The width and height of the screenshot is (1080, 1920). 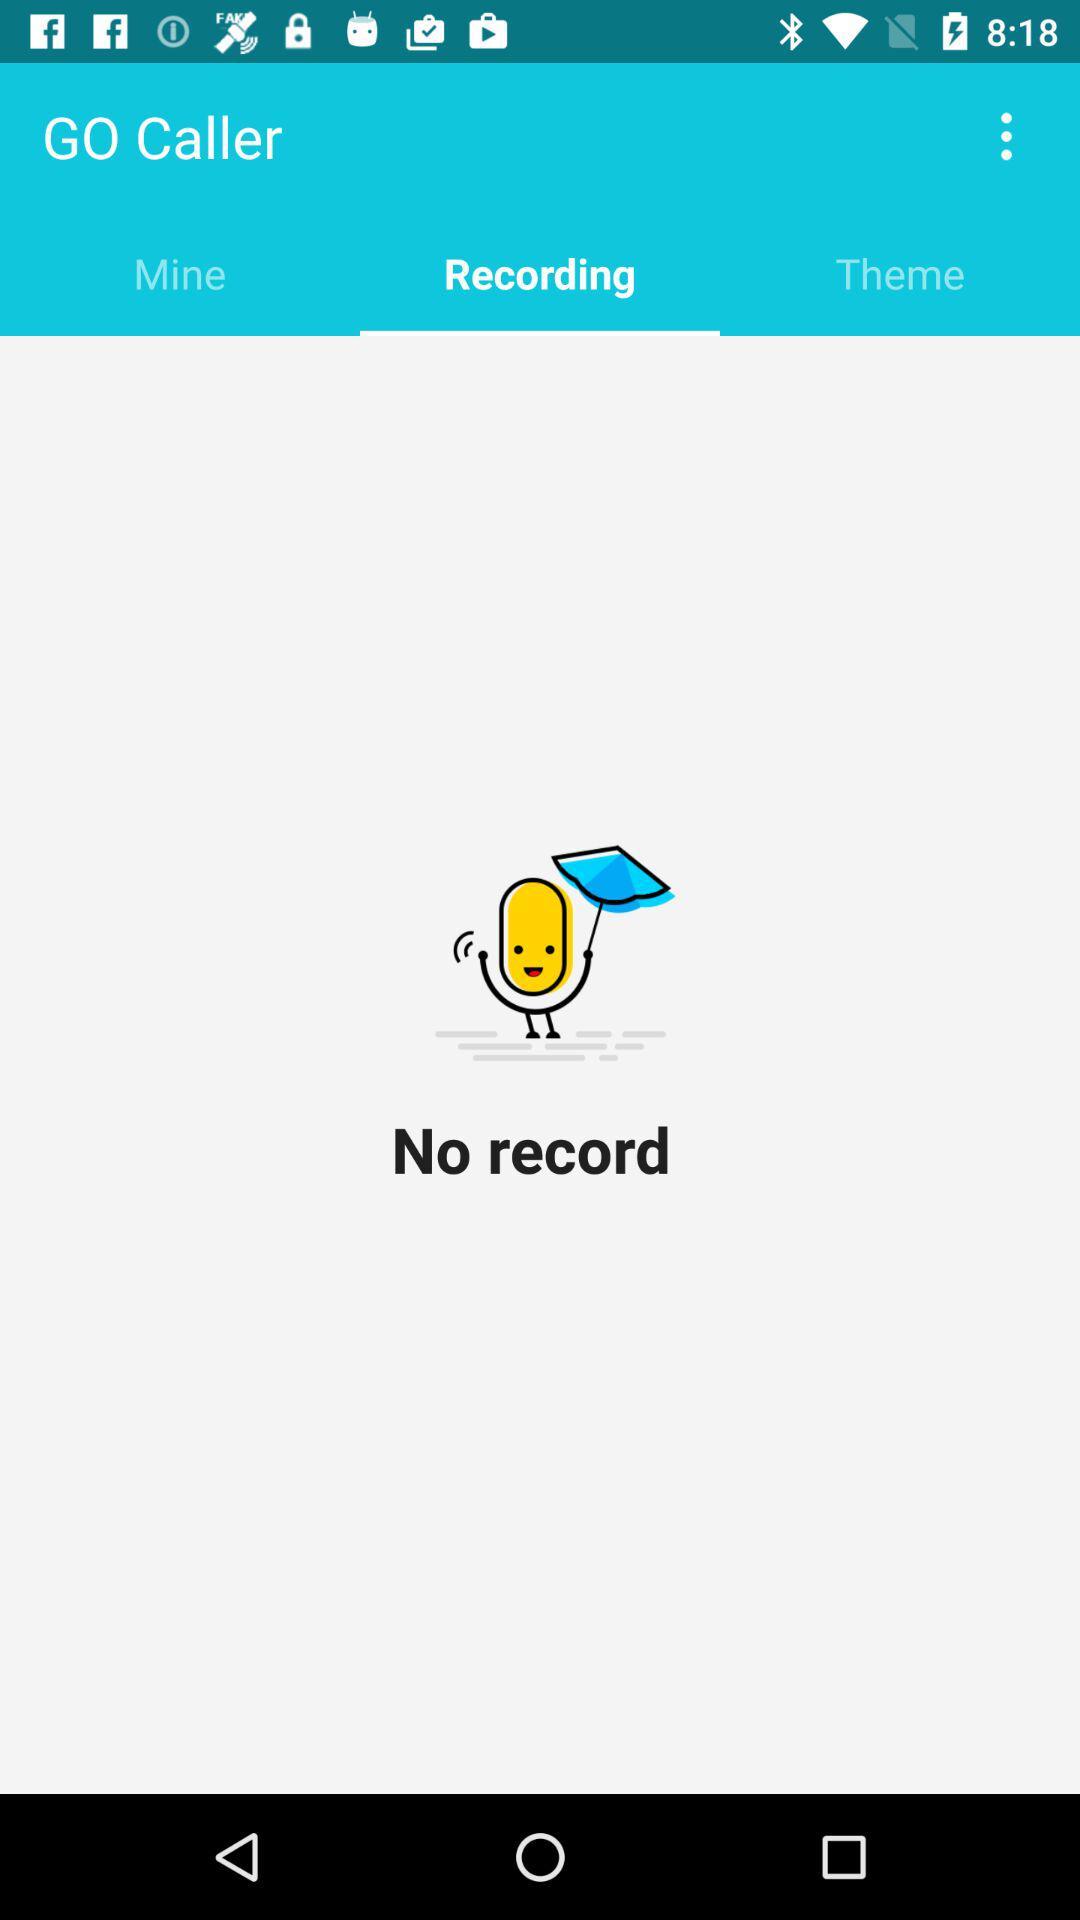 What do you see at coordinates (180, 272) in the screenshot?
I see `item at the top left corner` at bounding box center [180, 272].